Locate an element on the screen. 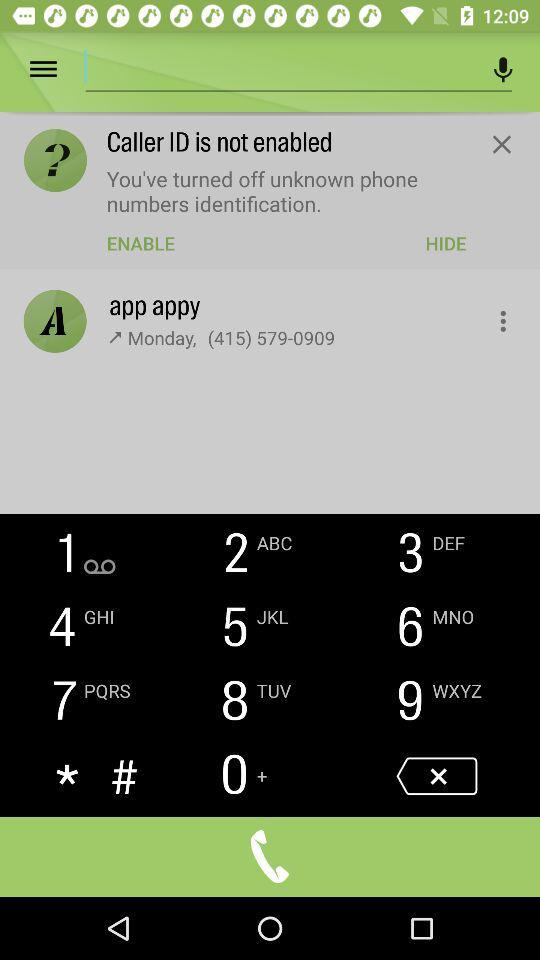 This screenshot has width=540, height=960. microphone button is located at coordinates (502, 69).